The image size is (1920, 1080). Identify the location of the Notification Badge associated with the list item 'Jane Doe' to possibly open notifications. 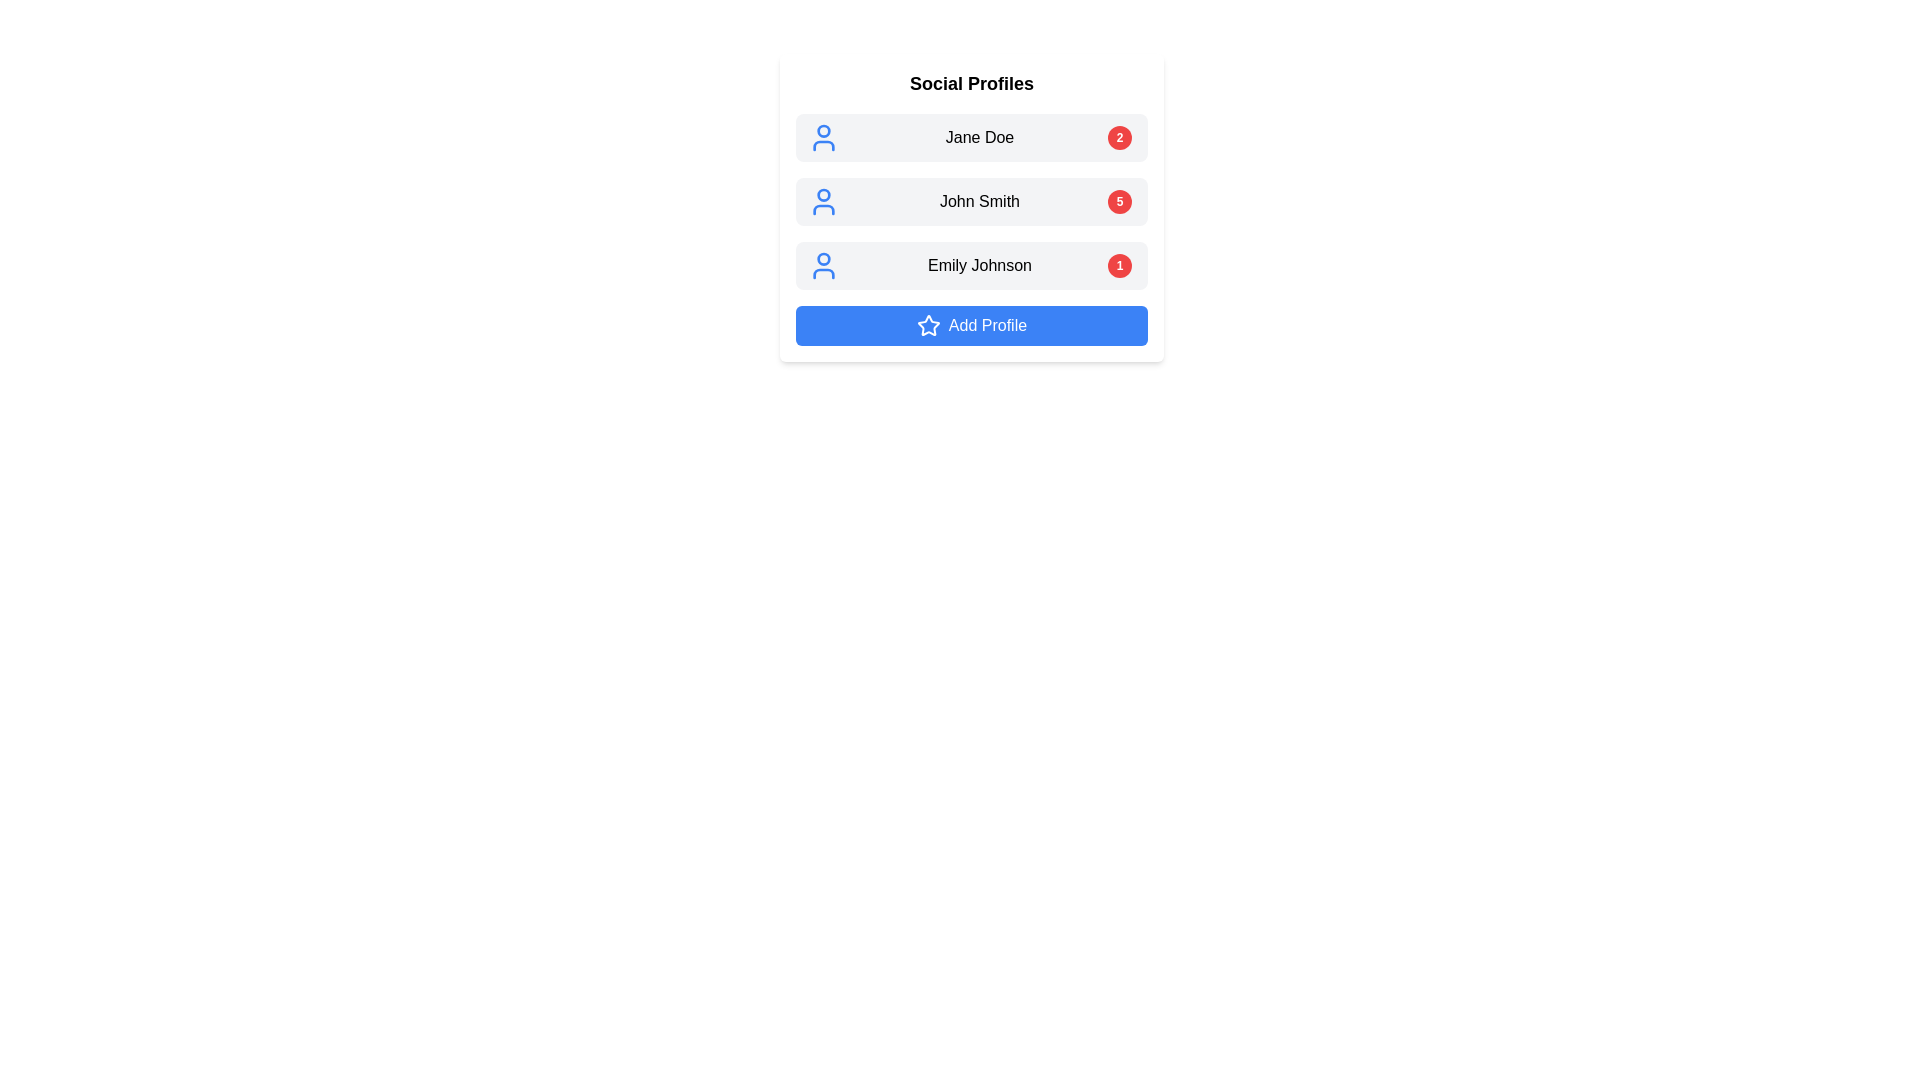
(1118, 137).